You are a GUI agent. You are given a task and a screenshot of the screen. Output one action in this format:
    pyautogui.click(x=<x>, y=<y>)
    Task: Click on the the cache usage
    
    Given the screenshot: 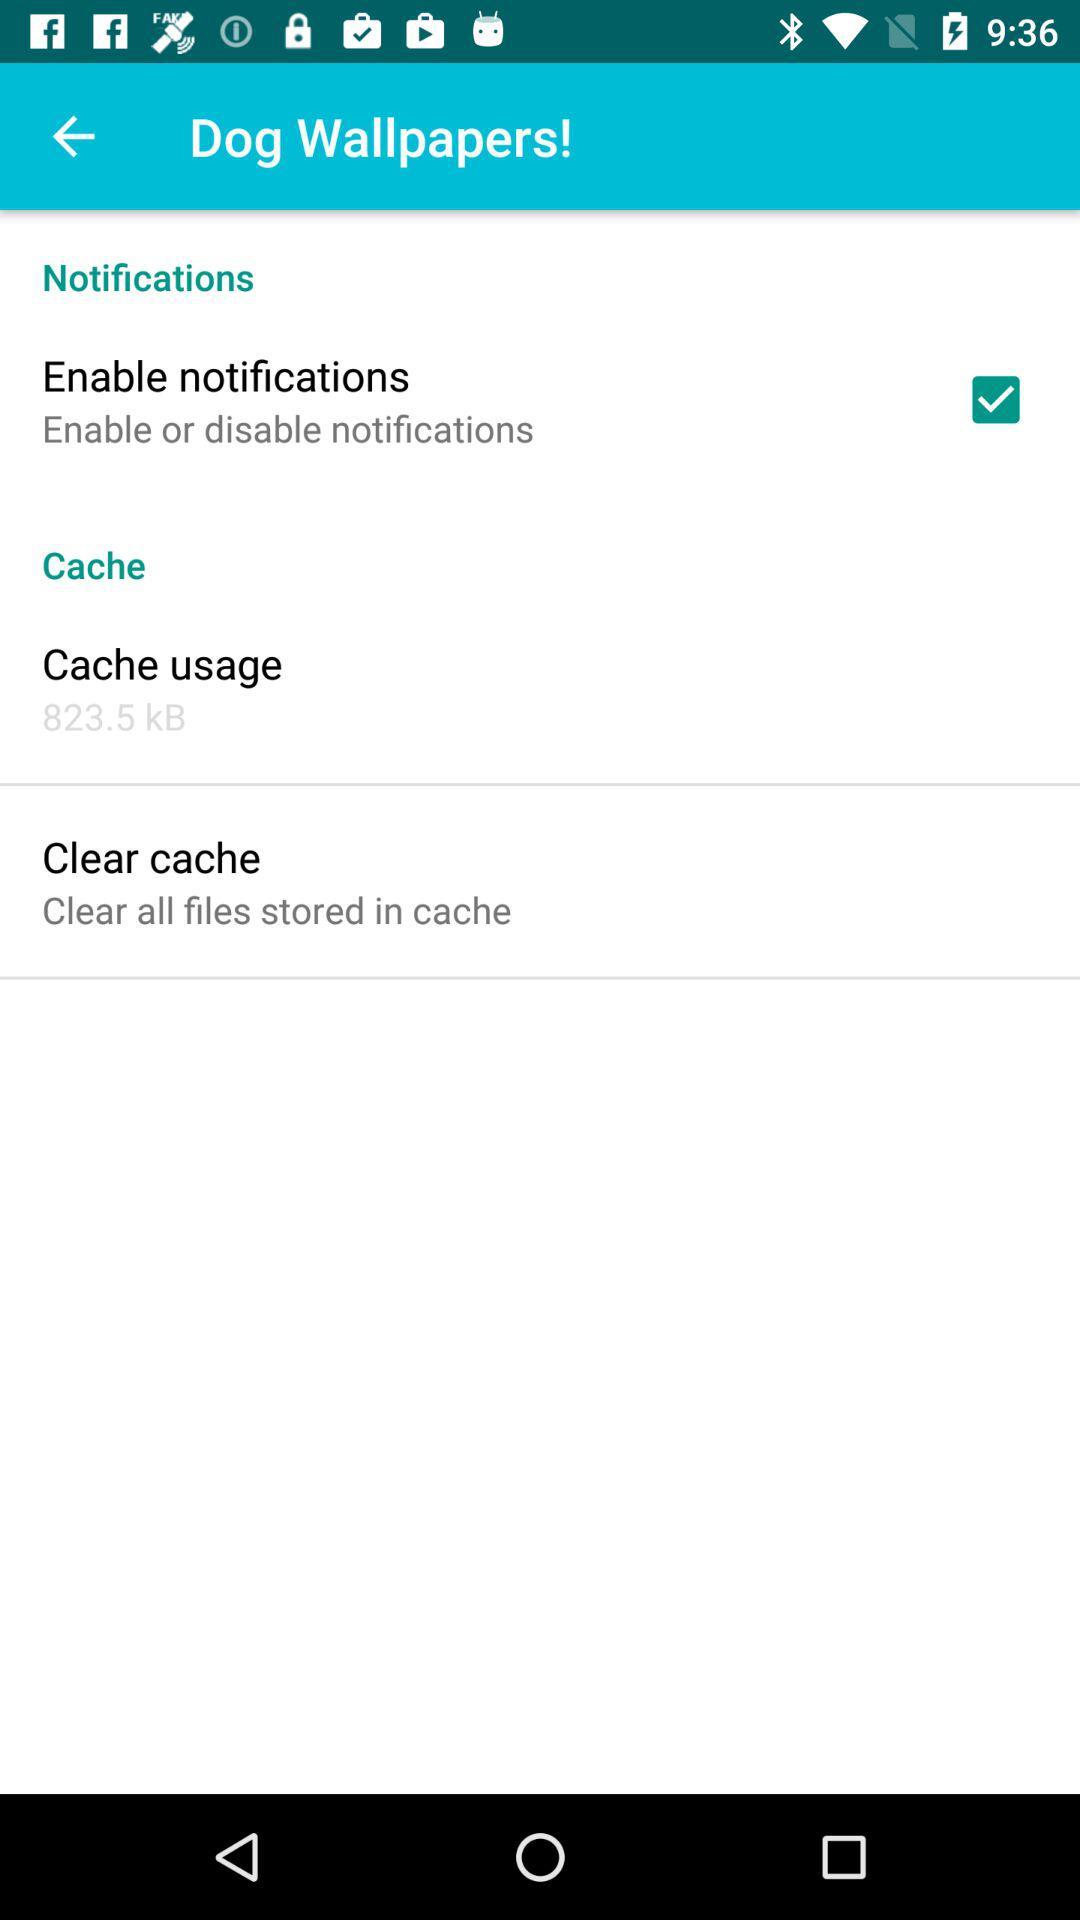 What is the action you would take?
    pyautogui.click(x=161, y=662)
    